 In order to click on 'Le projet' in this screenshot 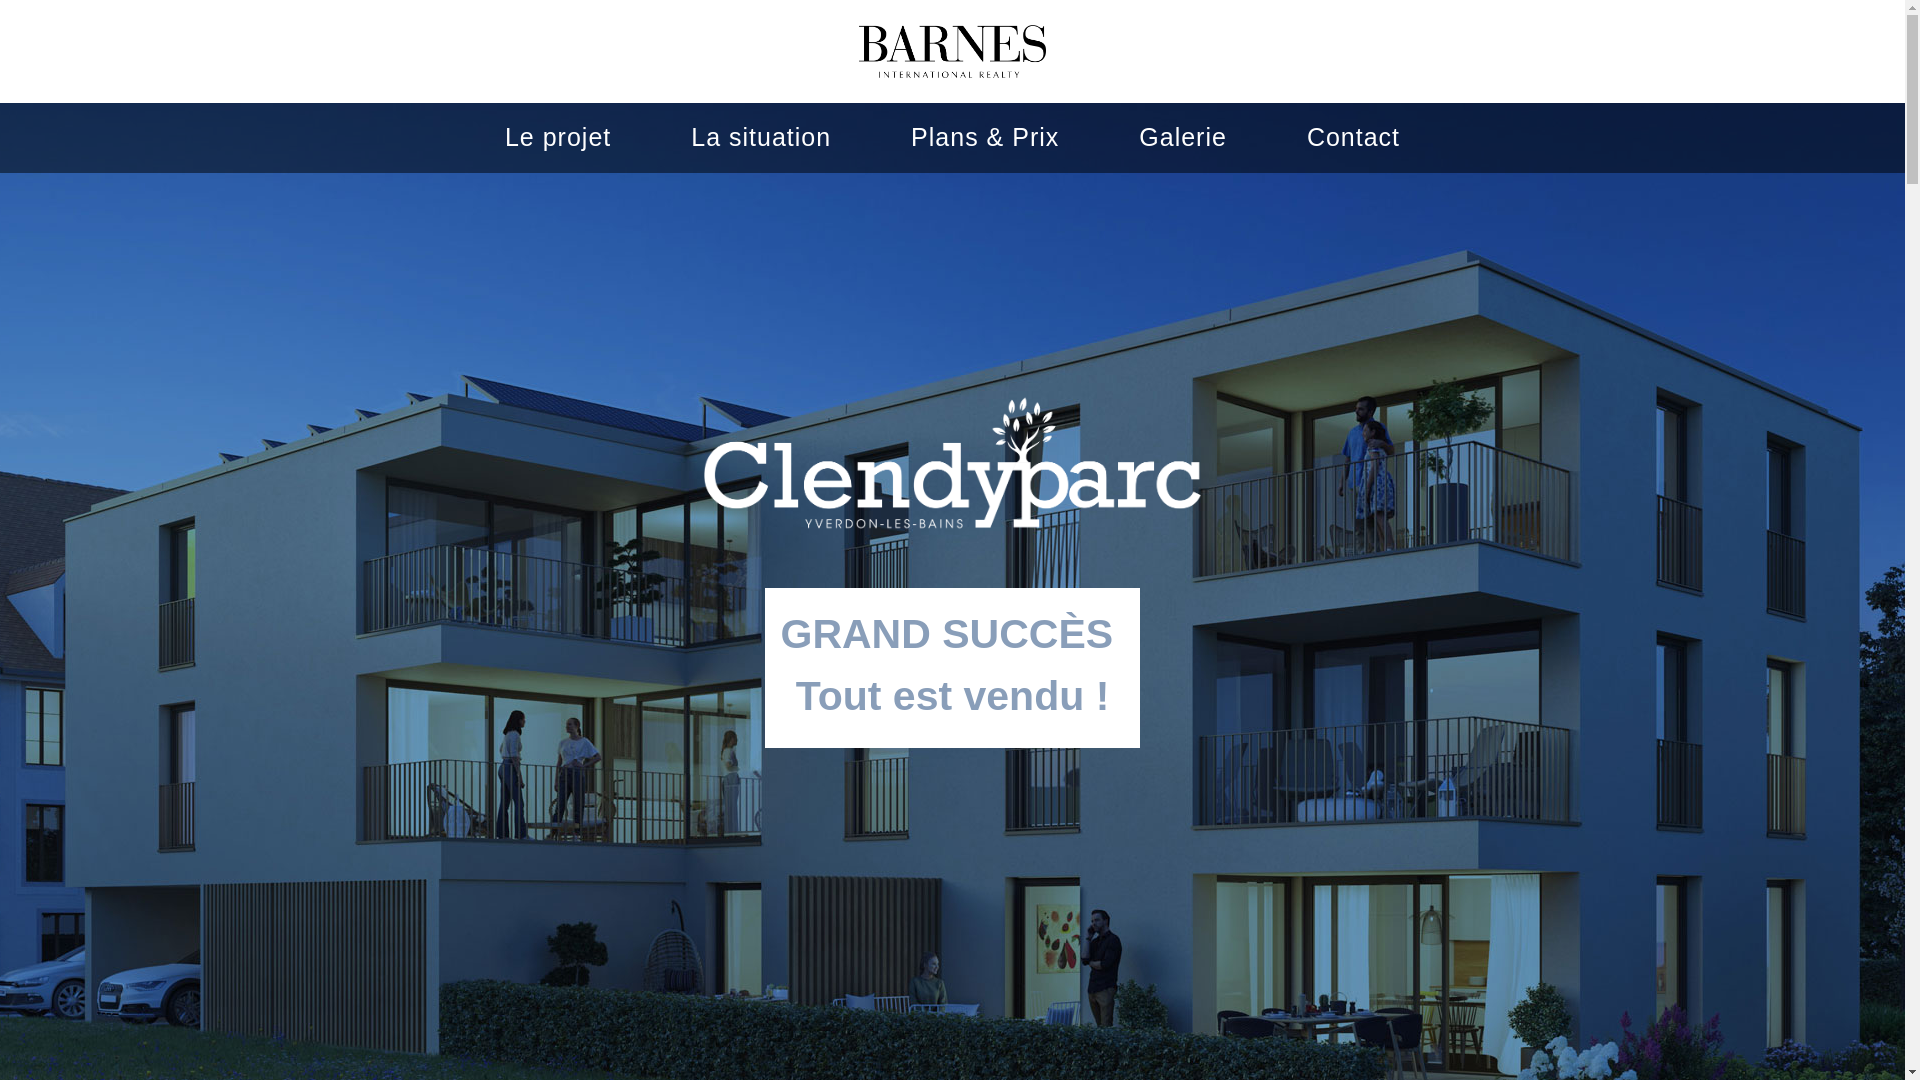, I will do `click(557, 136)`.